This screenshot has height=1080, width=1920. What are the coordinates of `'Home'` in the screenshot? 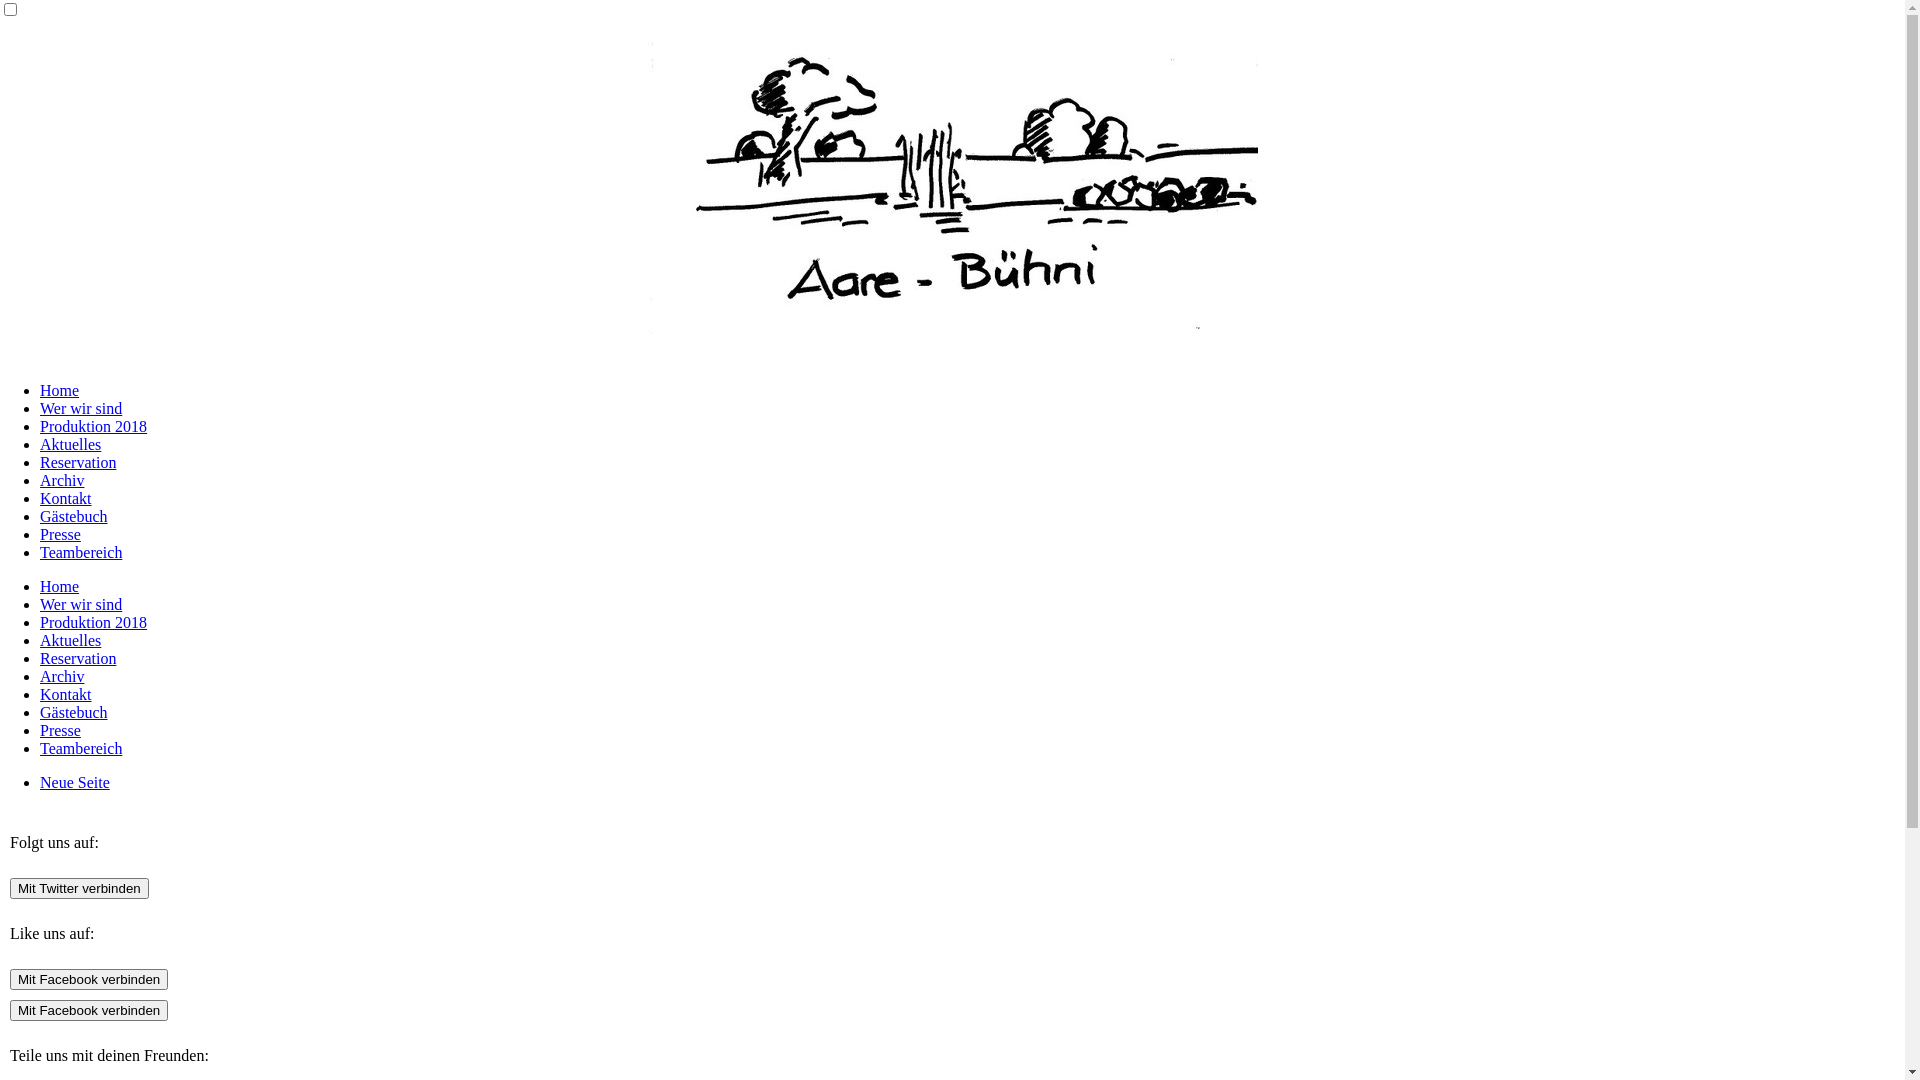 It's located at (59, 585).